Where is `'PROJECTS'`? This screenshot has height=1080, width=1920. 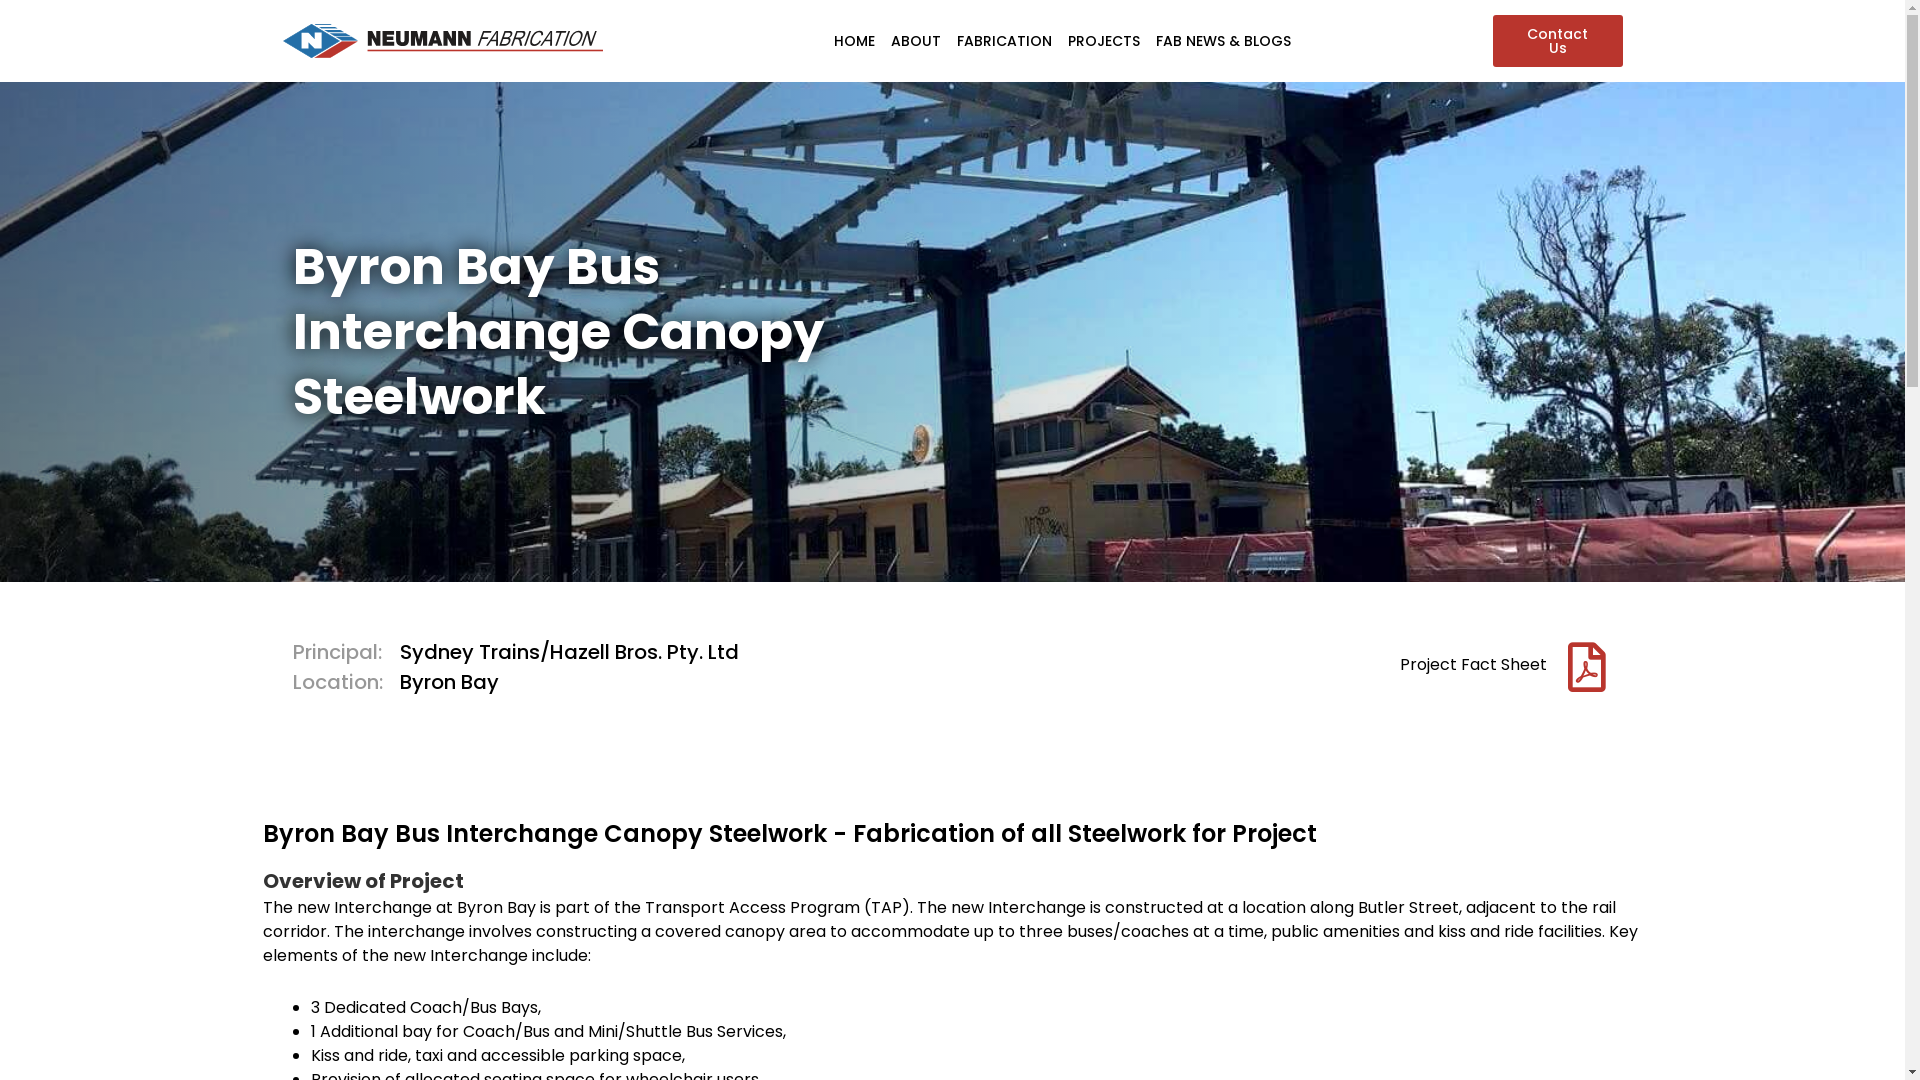 'PROJECTS' is located at coordinates (1103, 41).